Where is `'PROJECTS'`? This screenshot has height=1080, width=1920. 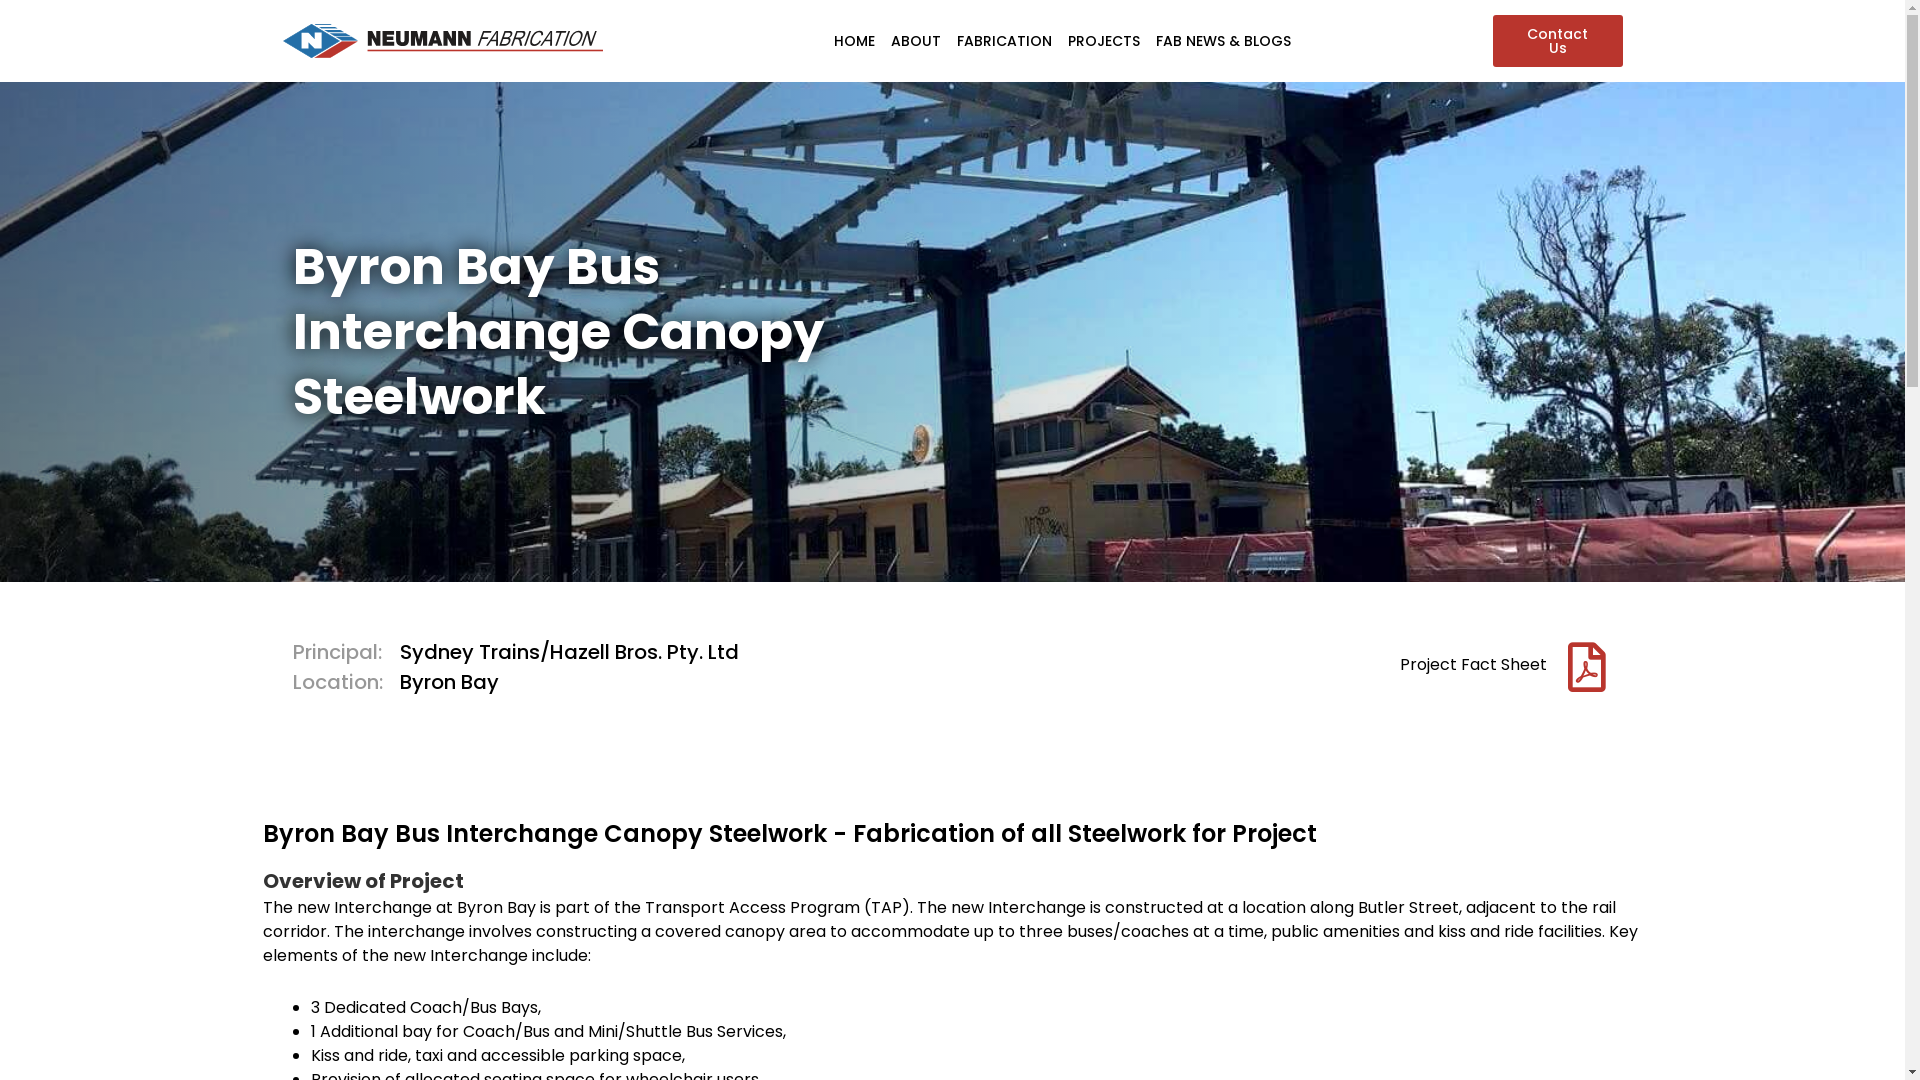 'PROJECTS' is located at coordinates (1103, 41).